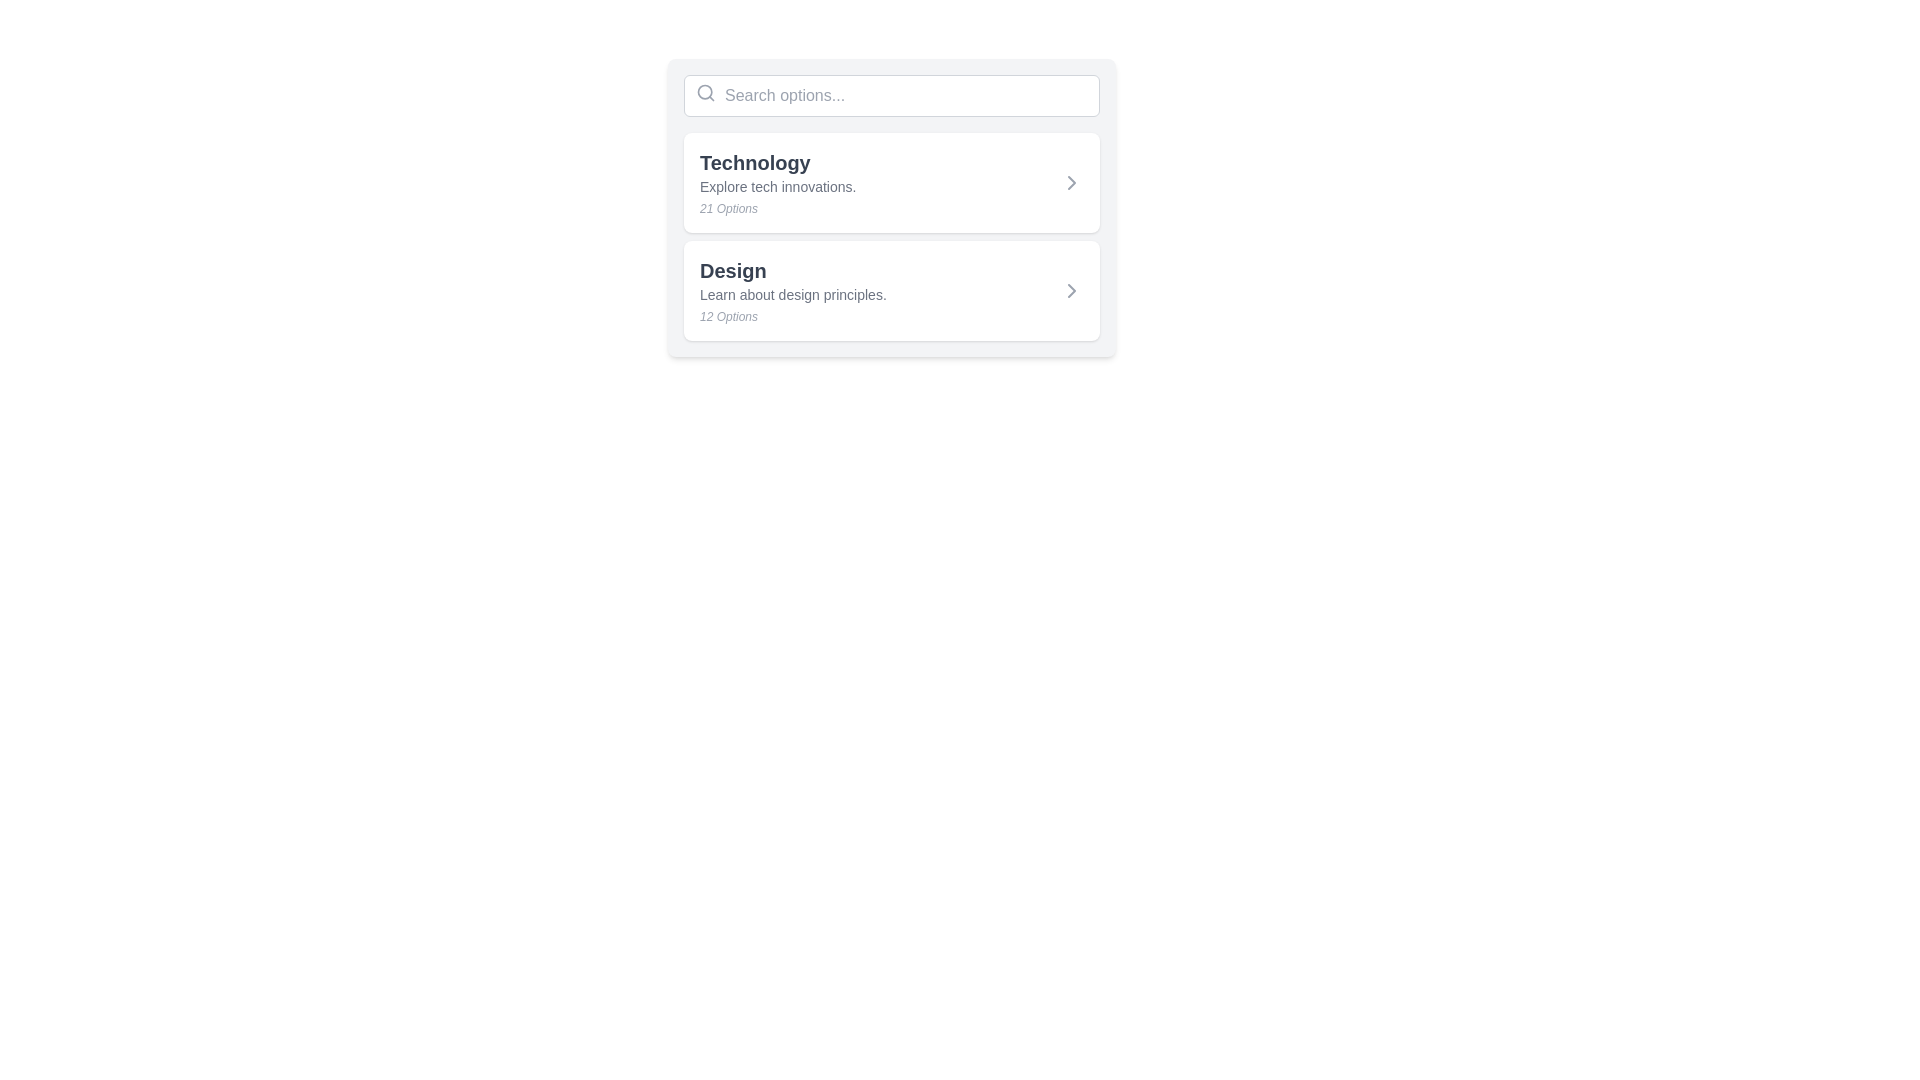 The image size is (1920, 1080). What do you see at coordinates (777, 186) in the screenshot?
I see `descriptive subtitle text located beneath the bold 'Technology' title, which provides additional context about the content or options available in this section` at bounding box center [777, 186].